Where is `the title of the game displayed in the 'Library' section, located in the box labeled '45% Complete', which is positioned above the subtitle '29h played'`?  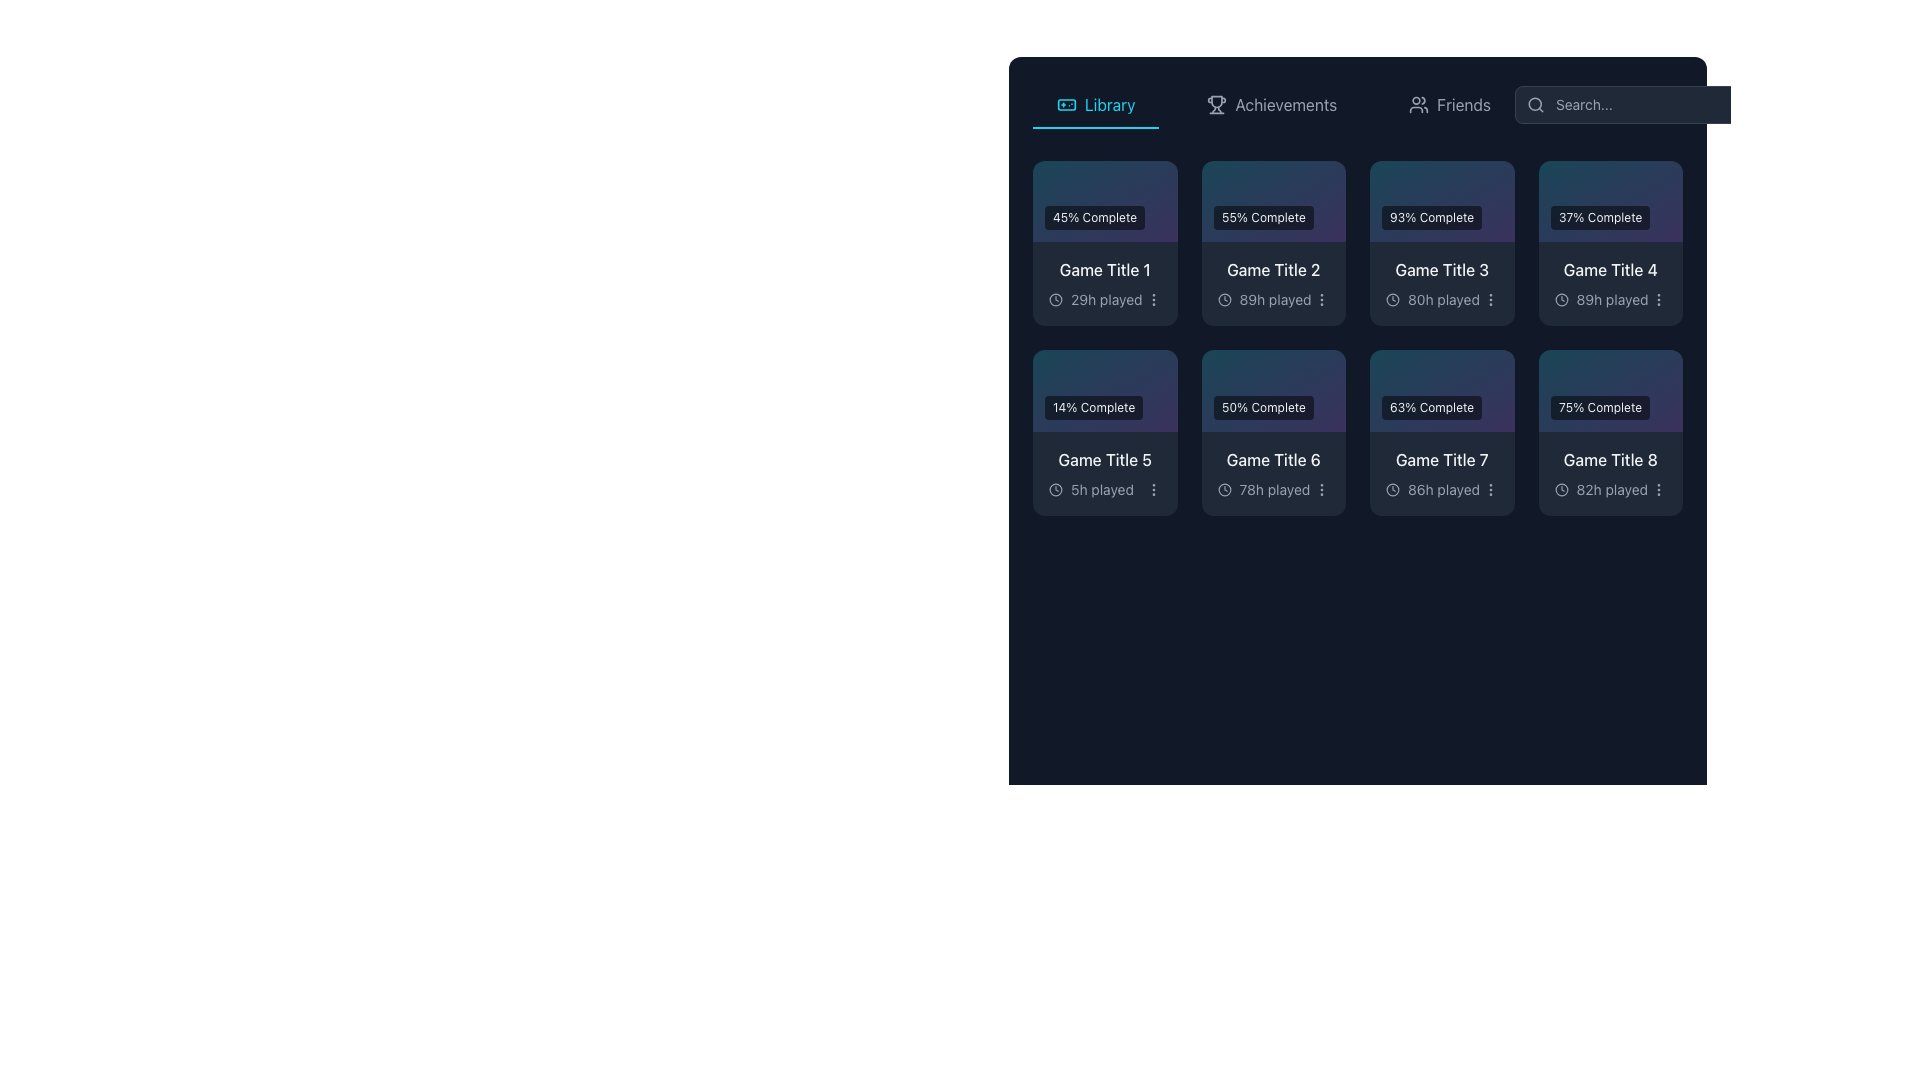
the title of the game displayed in the 'Library' section, located in the box labeled '45% Complete', which is positioned above the subtitle '29h played' is located at coordinates (1104, 270).